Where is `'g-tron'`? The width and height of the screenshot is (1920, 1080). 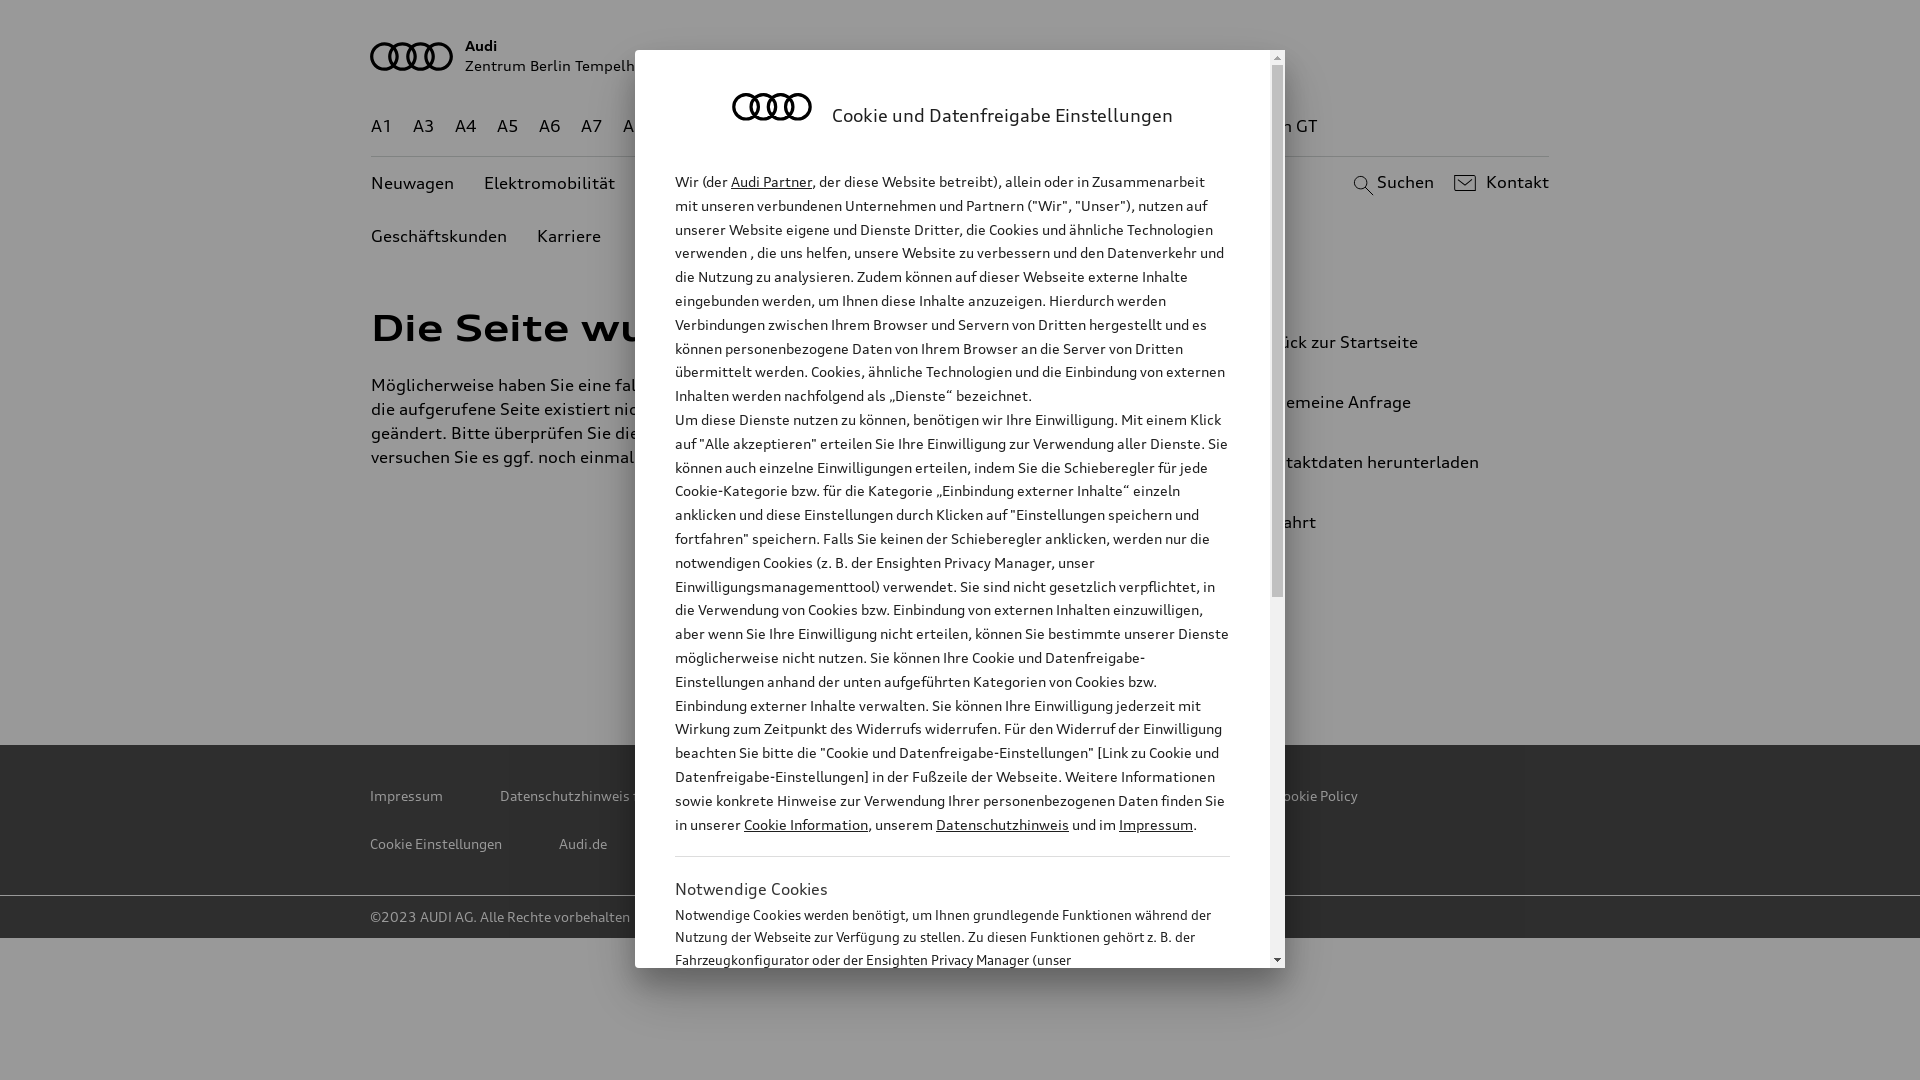 'g-tron' is located at coordinates (1198, 126).